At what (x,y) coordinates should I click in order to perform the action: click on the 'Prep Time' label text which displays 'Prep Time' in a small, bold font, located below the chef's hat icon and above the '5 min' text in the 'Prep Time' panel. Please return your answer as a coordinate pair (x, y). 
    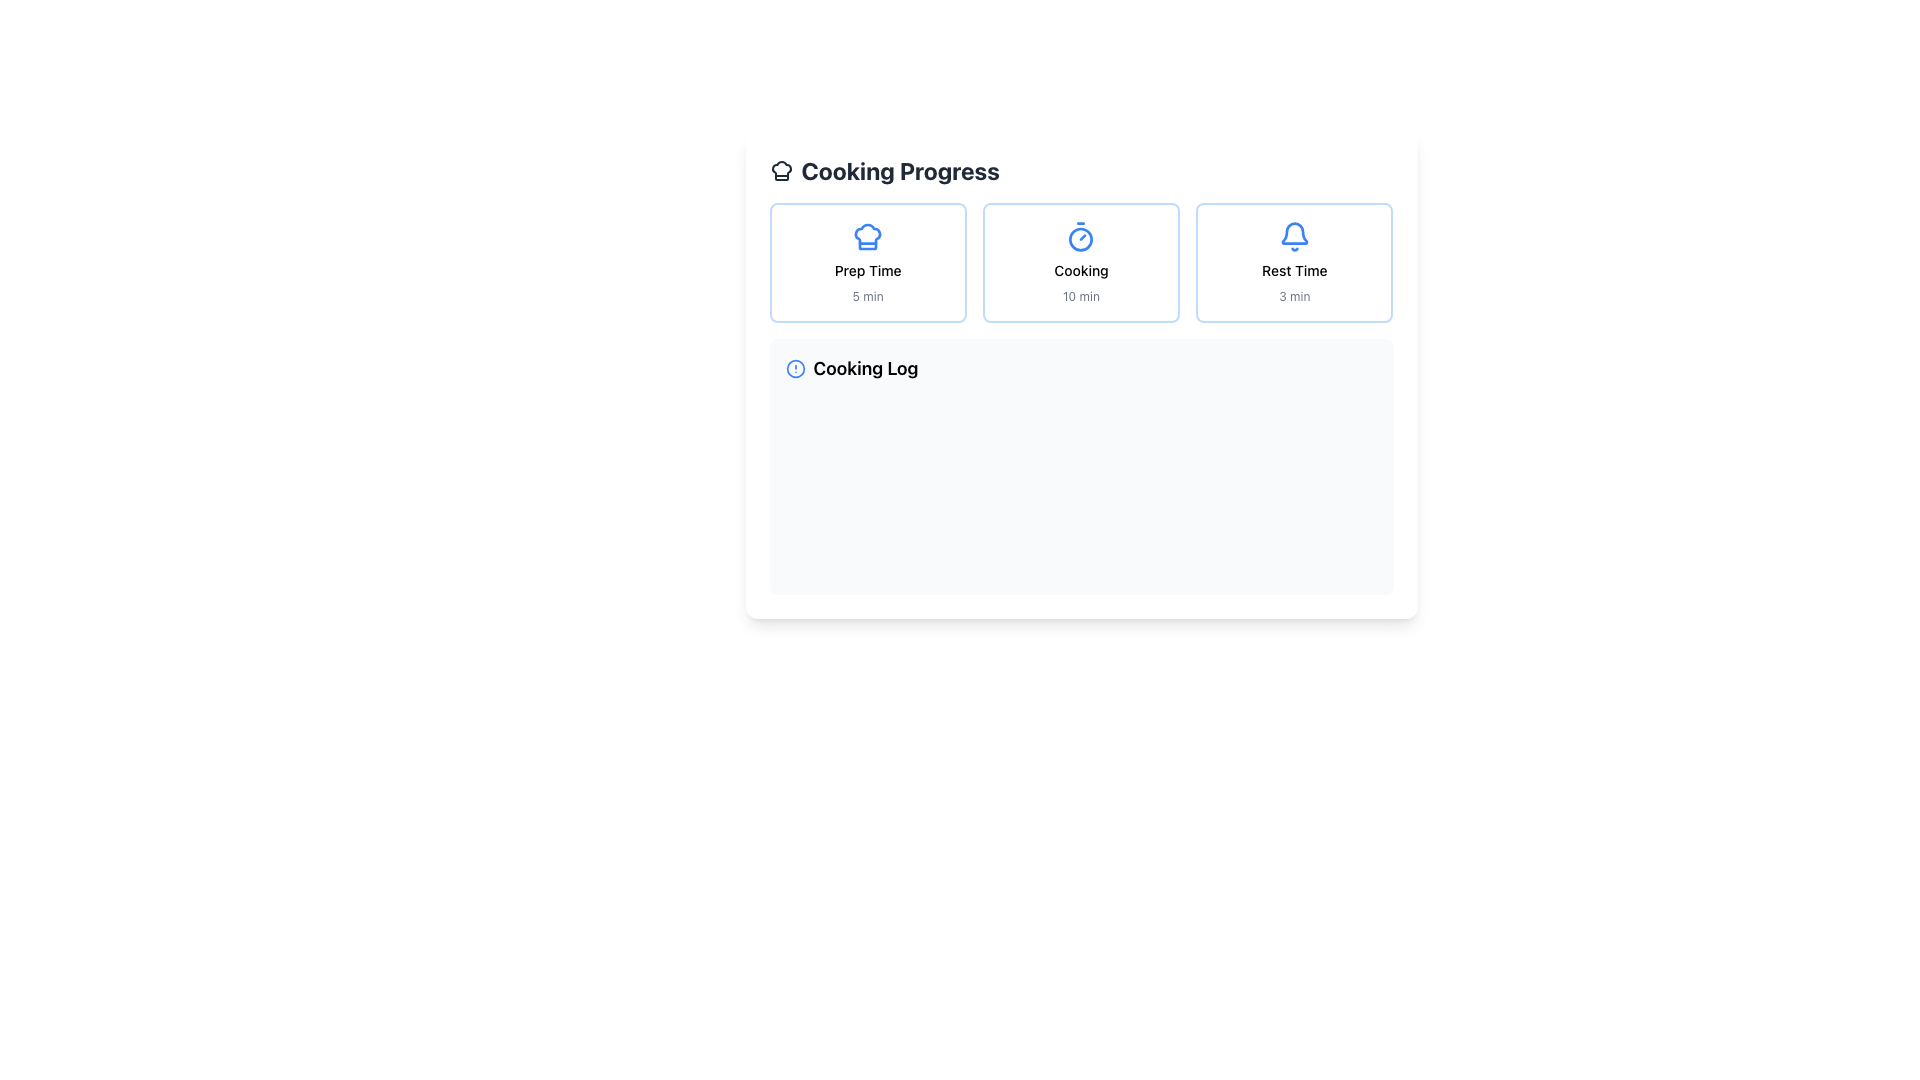
    Looking at the image, I should click on (868, 270).